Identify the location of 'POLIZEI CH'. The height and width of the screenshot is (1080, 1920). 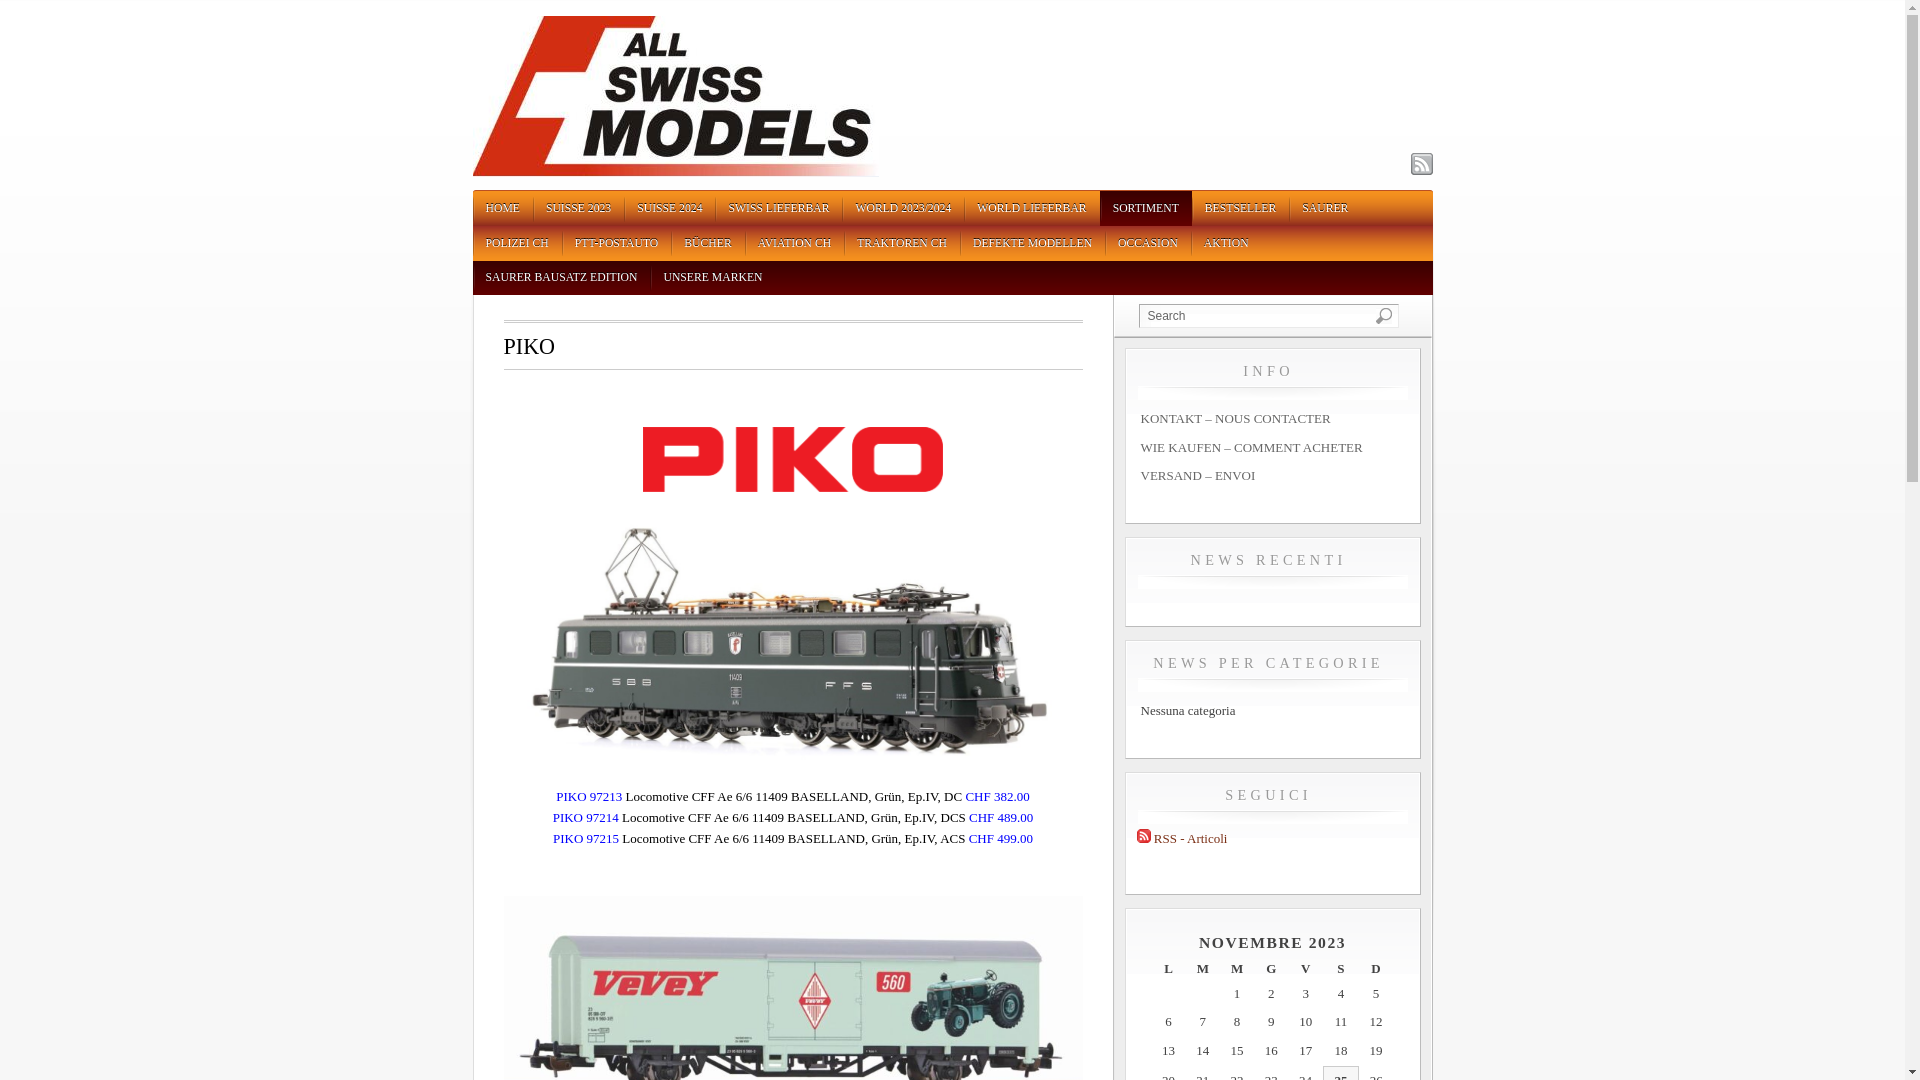
(516, 242).